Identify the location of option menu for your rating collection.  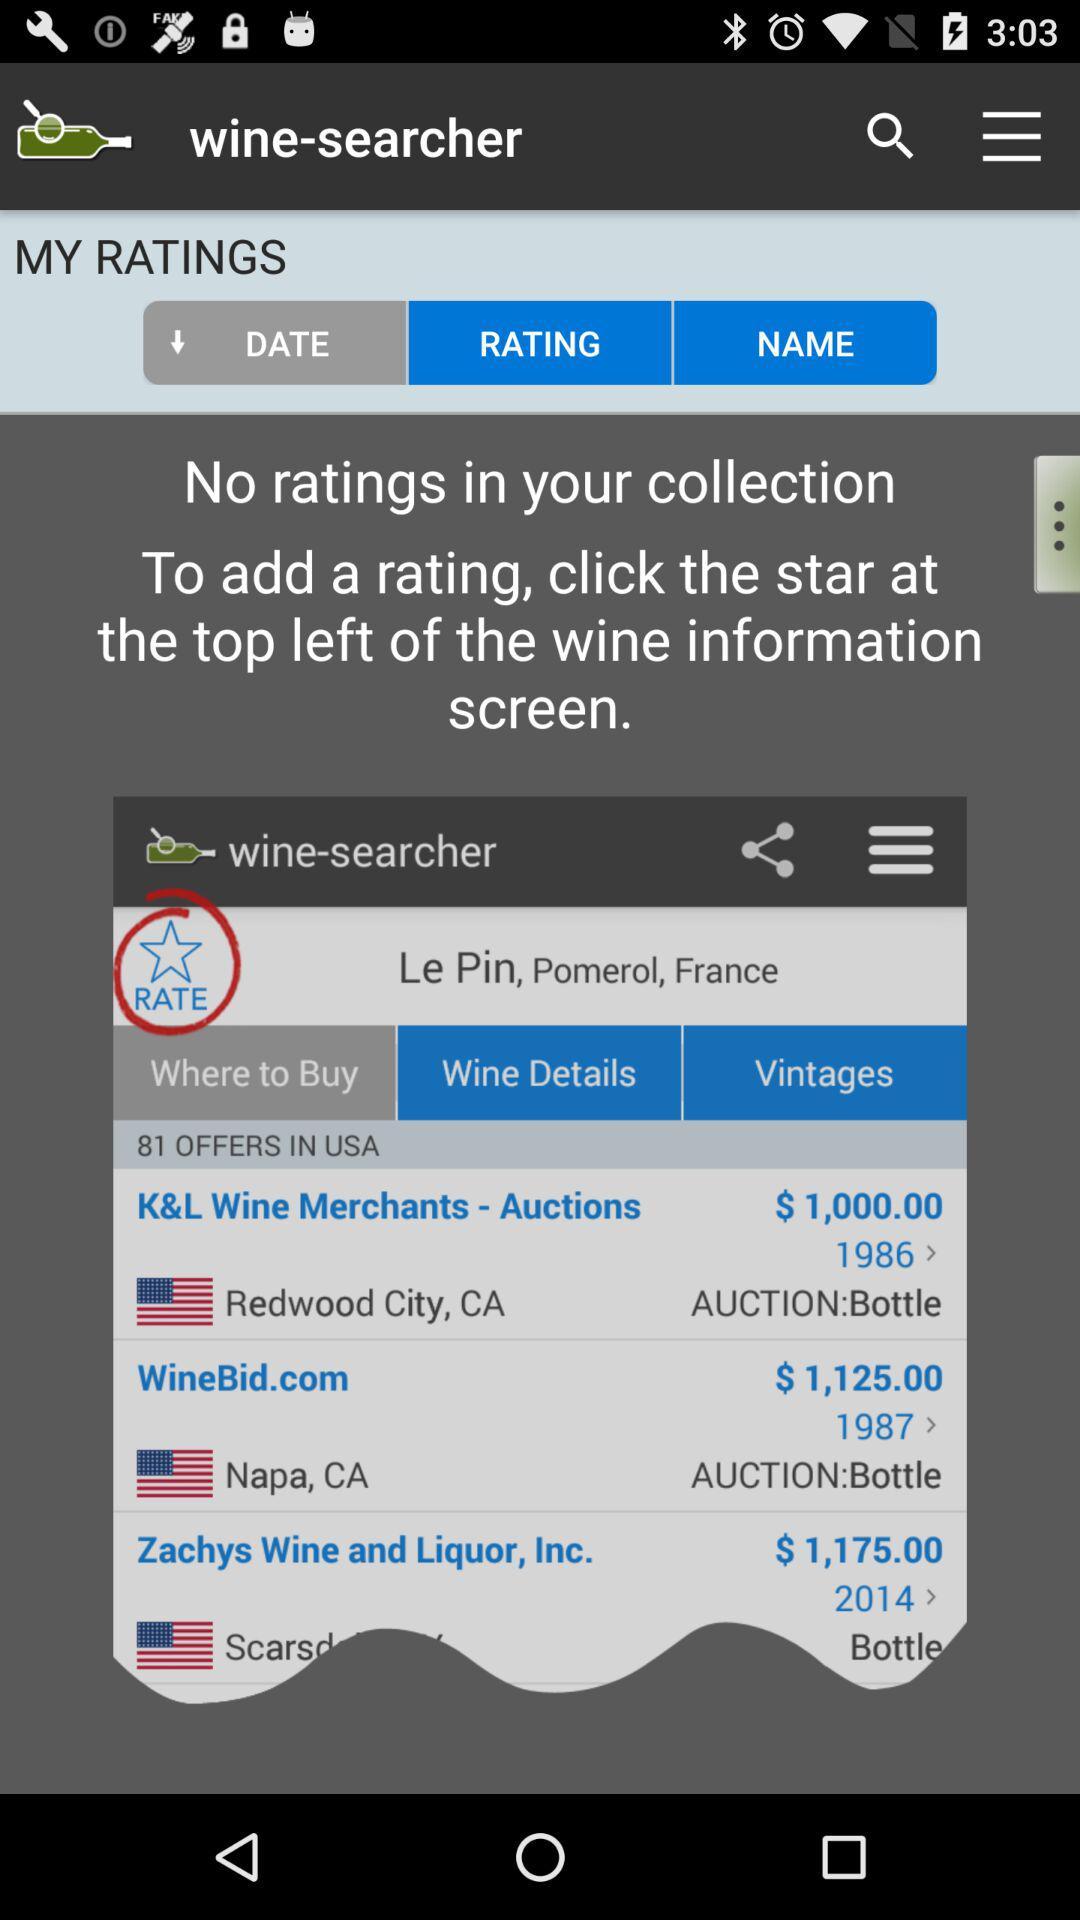
(1039, 519).